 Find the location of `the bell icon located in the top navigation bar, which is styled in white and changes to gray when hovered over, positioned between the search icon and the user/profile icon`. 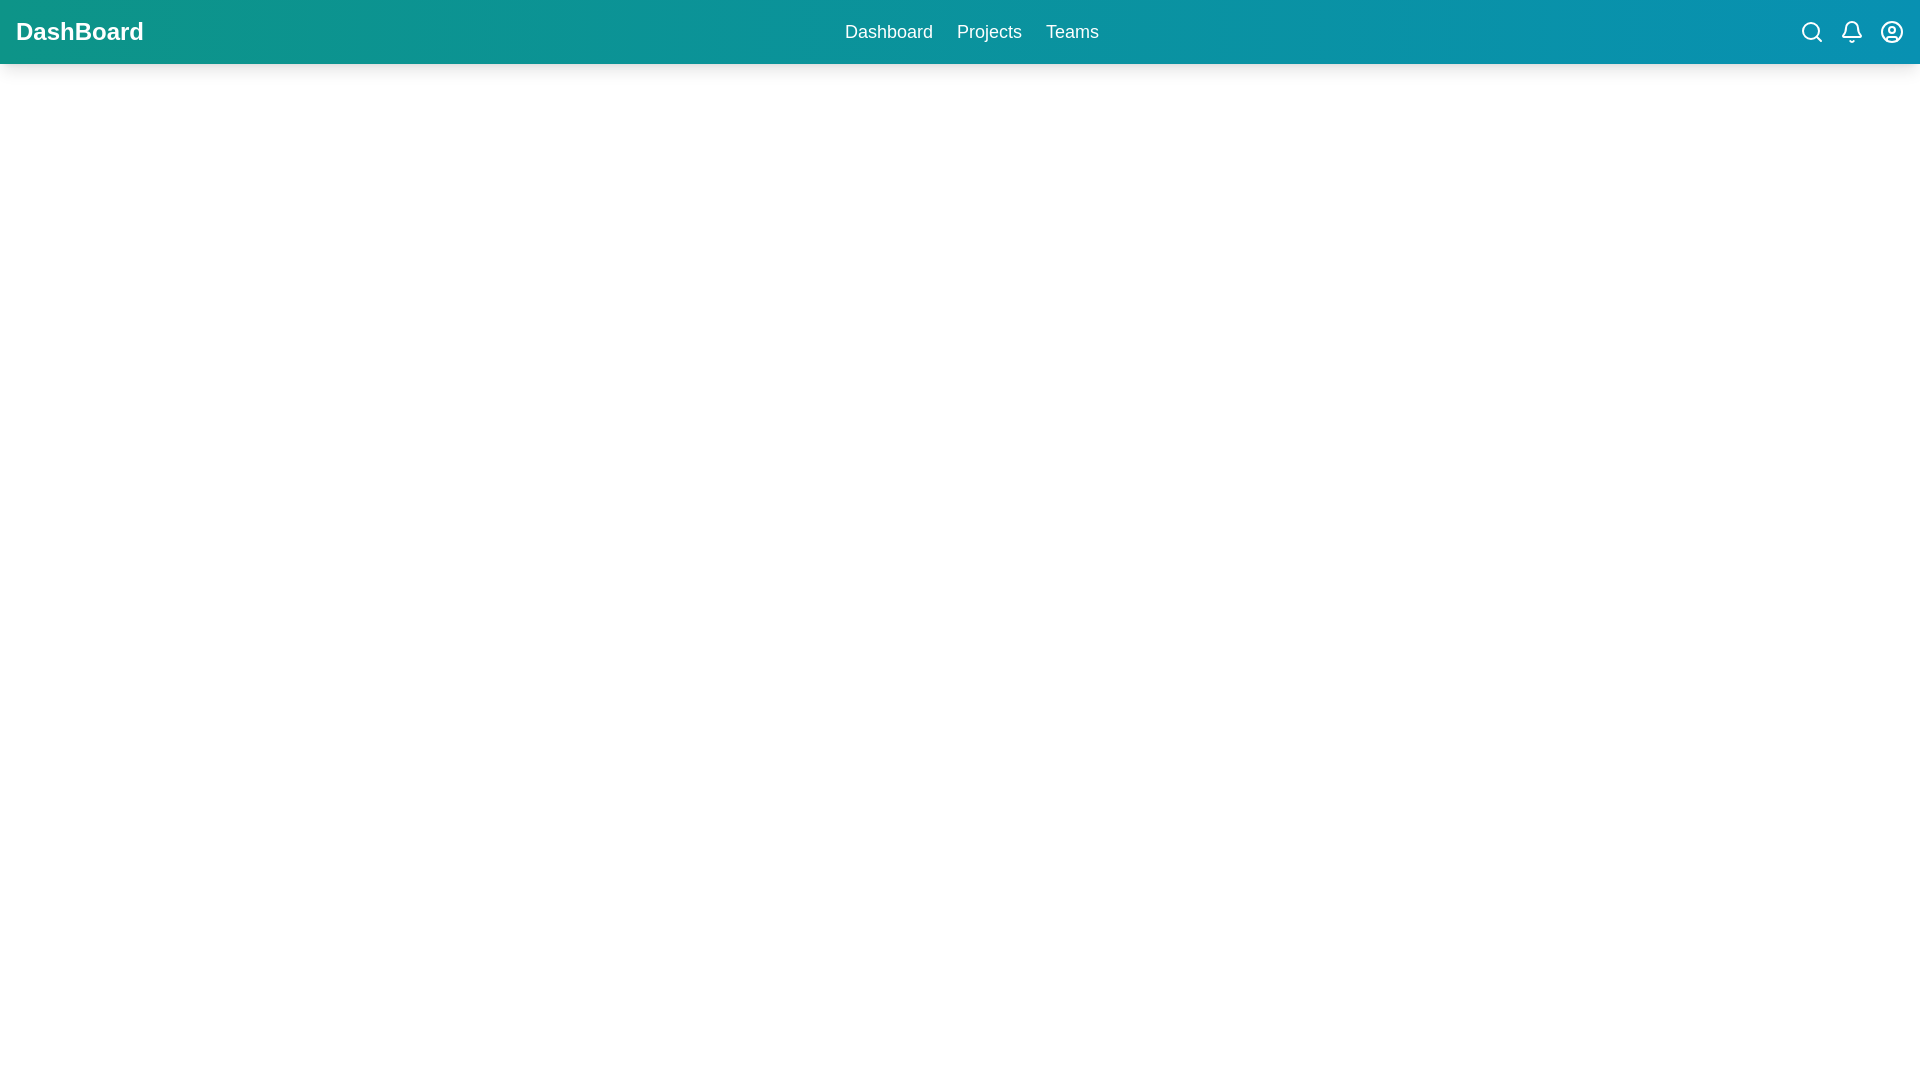

the bell icon located in the top navigation bar, which is styled in white and changes to gray when hovered over, positioned between the search icon and the user/profile icon is located at coordinates (1851, 31).